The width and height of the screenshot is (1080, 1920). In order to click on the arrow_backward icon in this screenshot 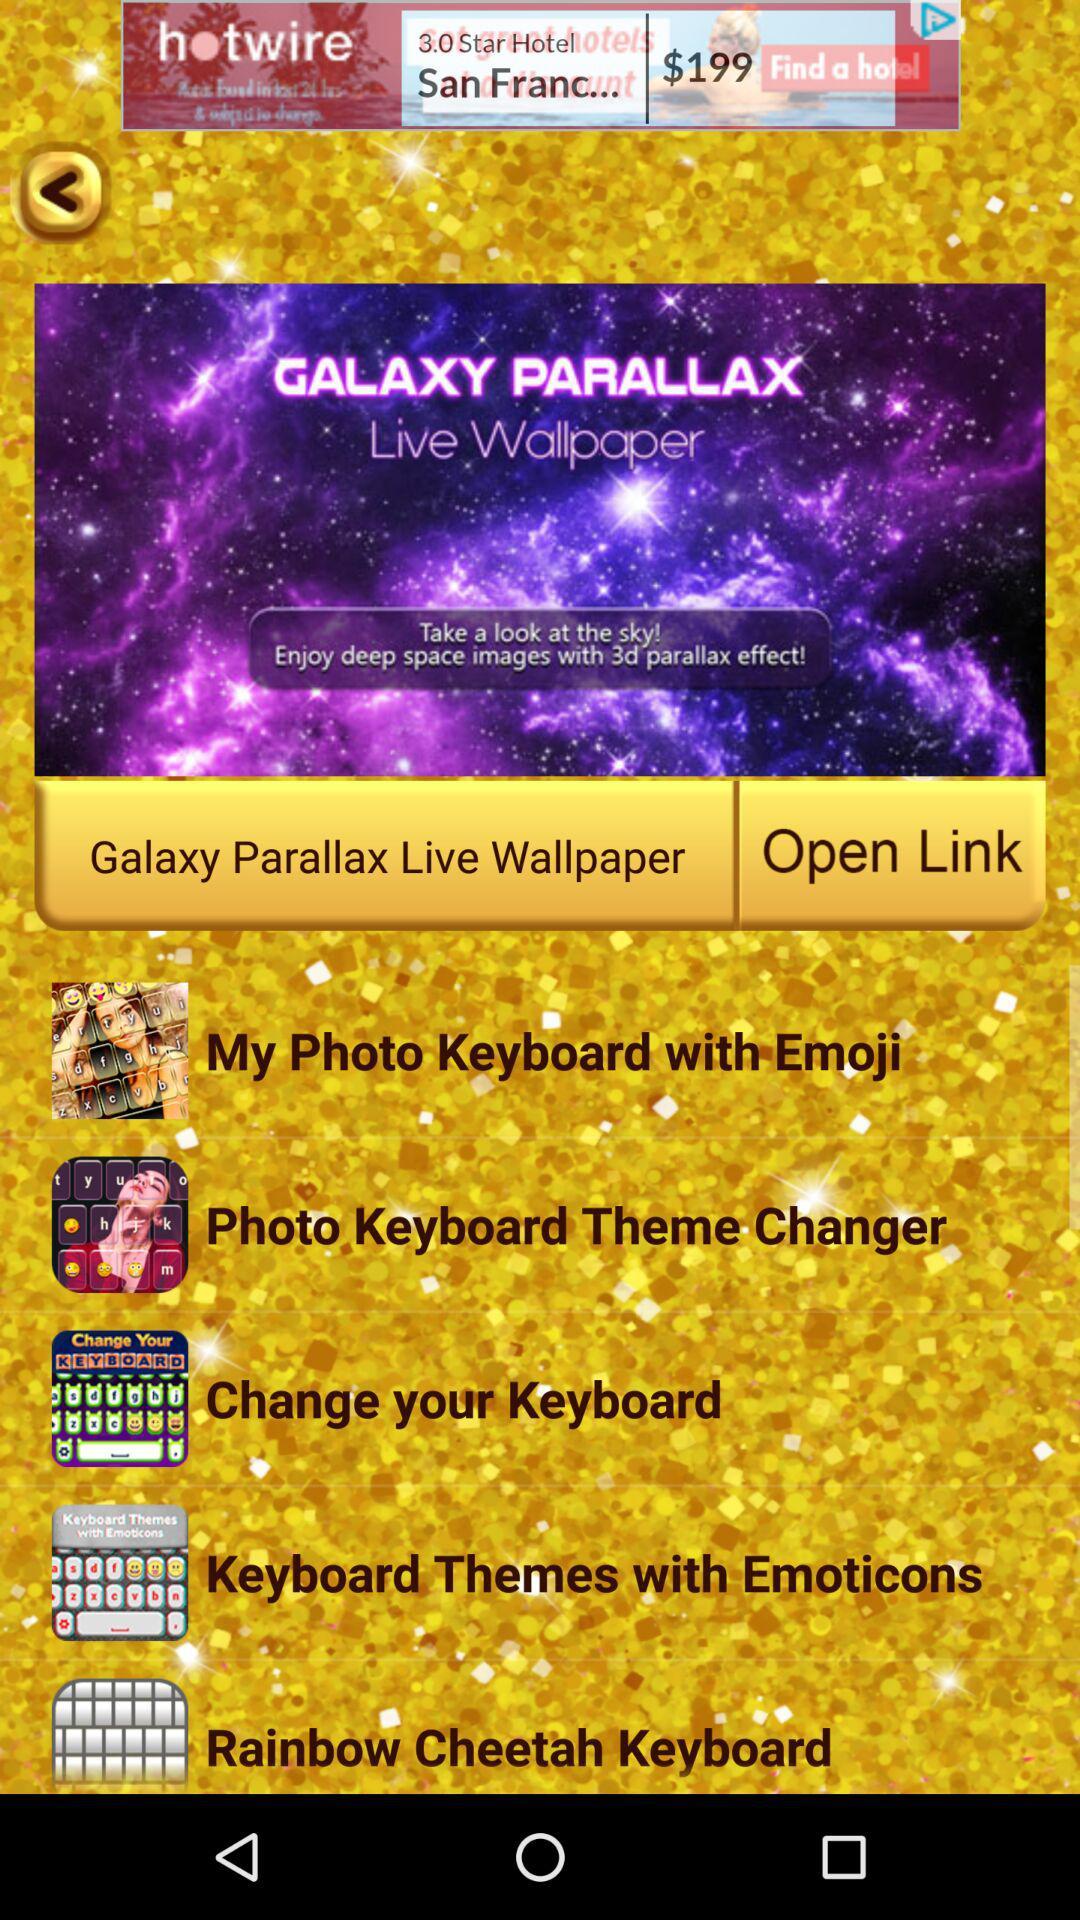, I will do `click(59, 192)`.